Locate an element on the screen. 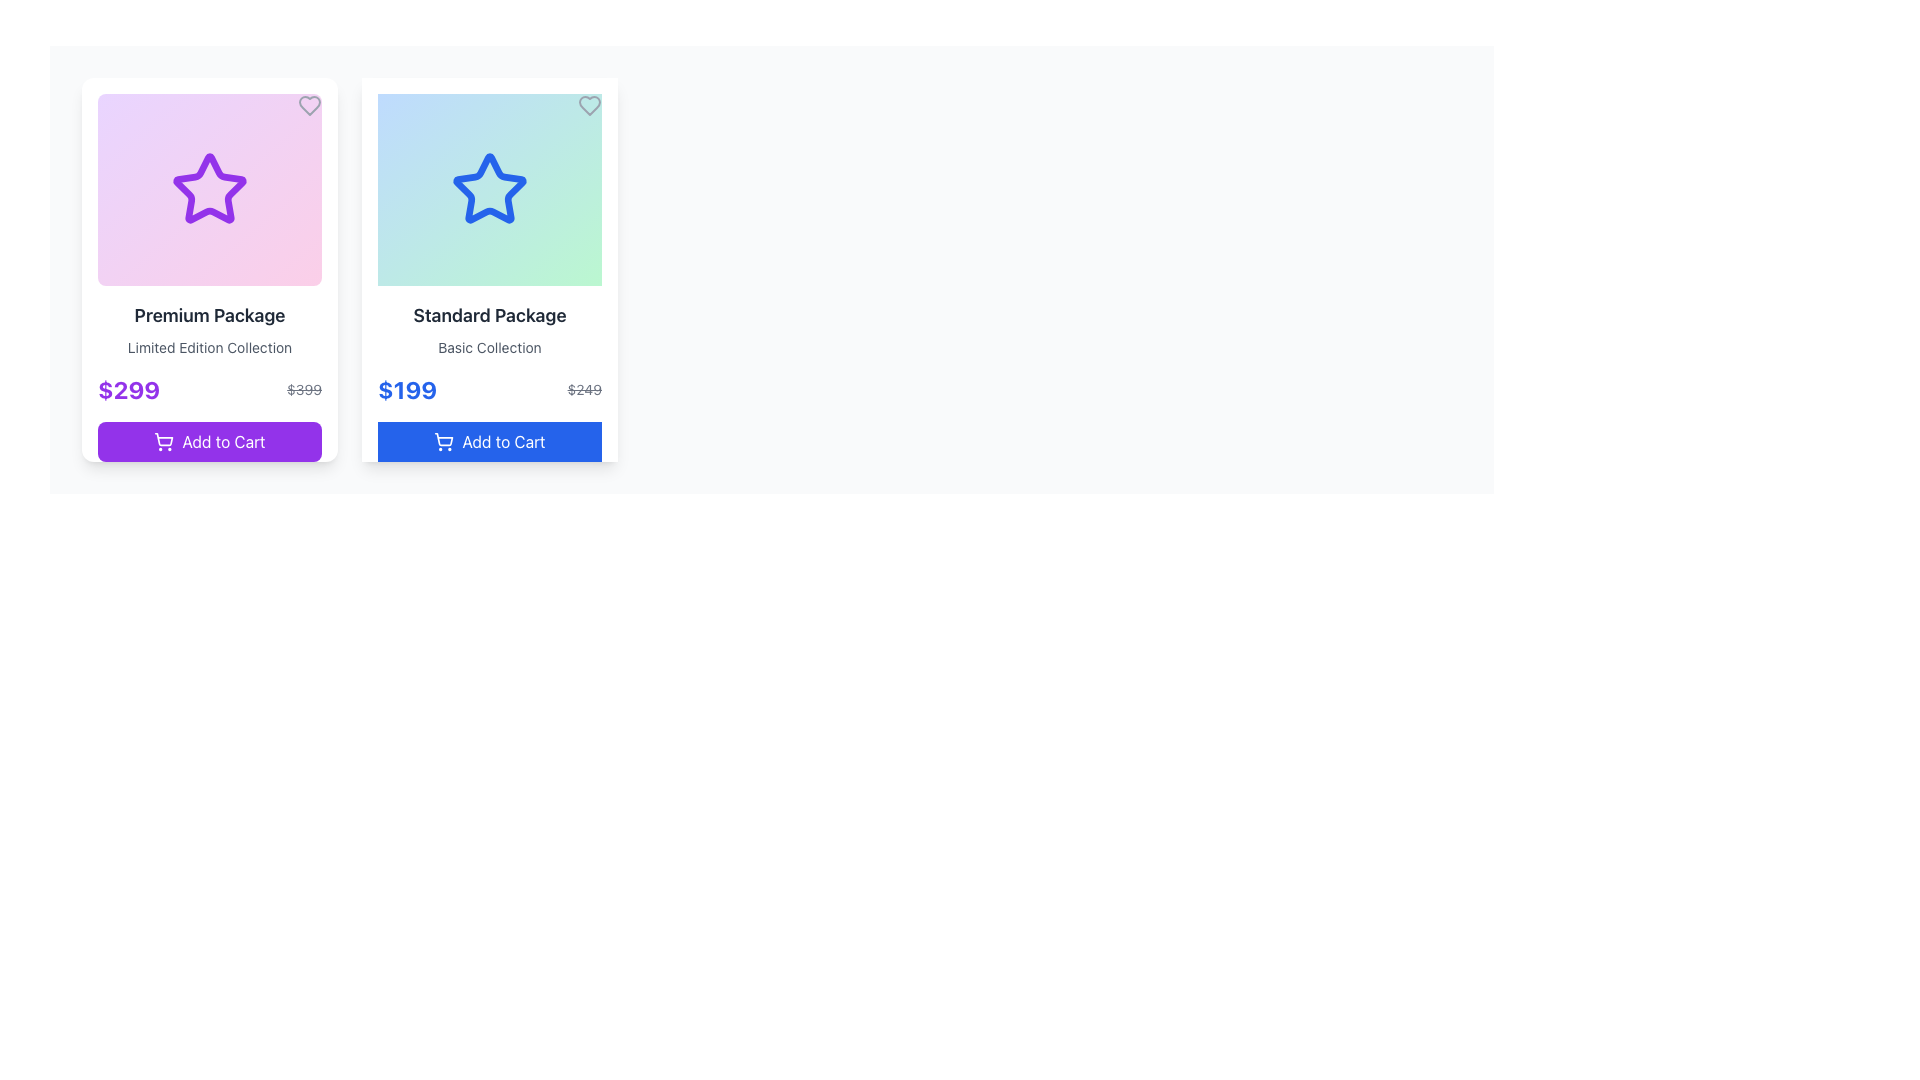 Image resolution: width=1920 pixels, height=1080 pixels. the 'Add to Cart' button with a purple background and white text located at the bottom of the 'Premium Package' card is located at coordinates (210, 441).